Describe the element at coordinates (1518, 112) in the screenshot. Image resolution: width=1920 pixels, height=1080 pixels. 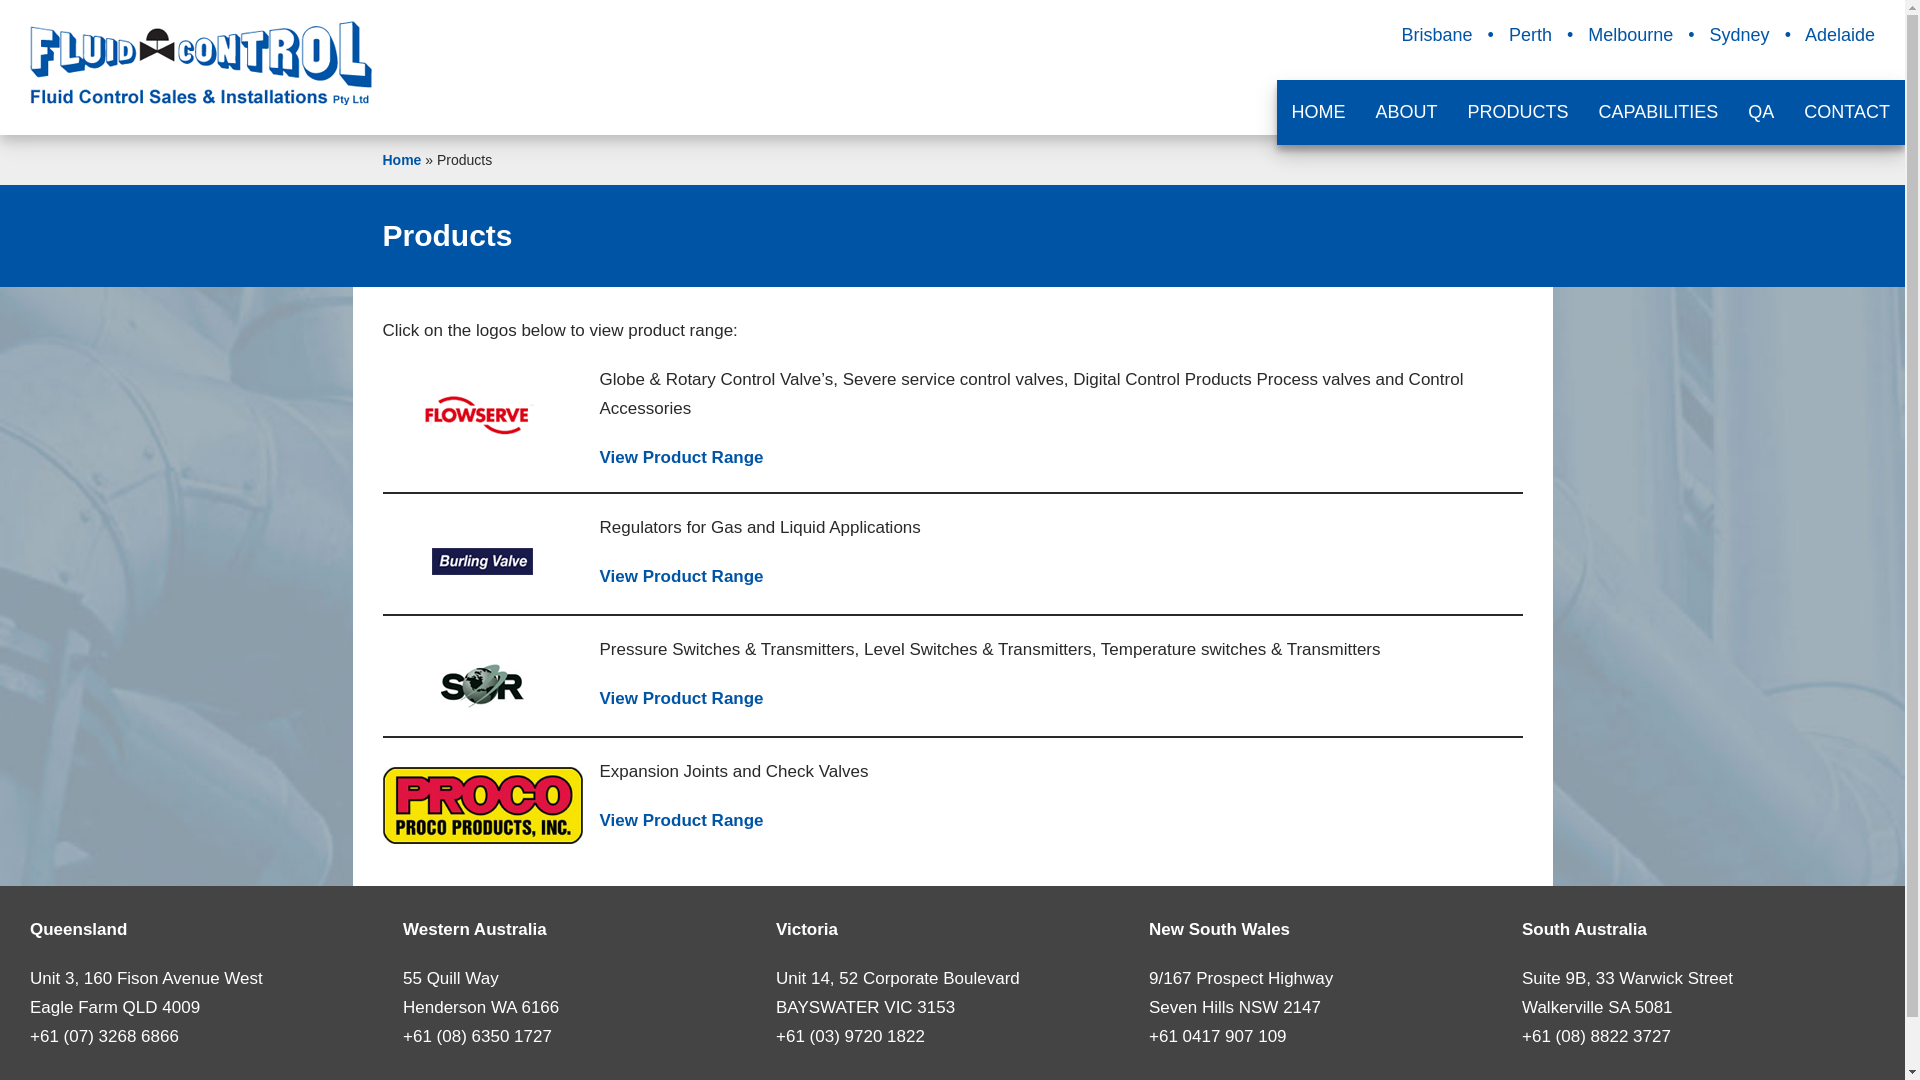
I see `'PRODUCTS'` at that location.